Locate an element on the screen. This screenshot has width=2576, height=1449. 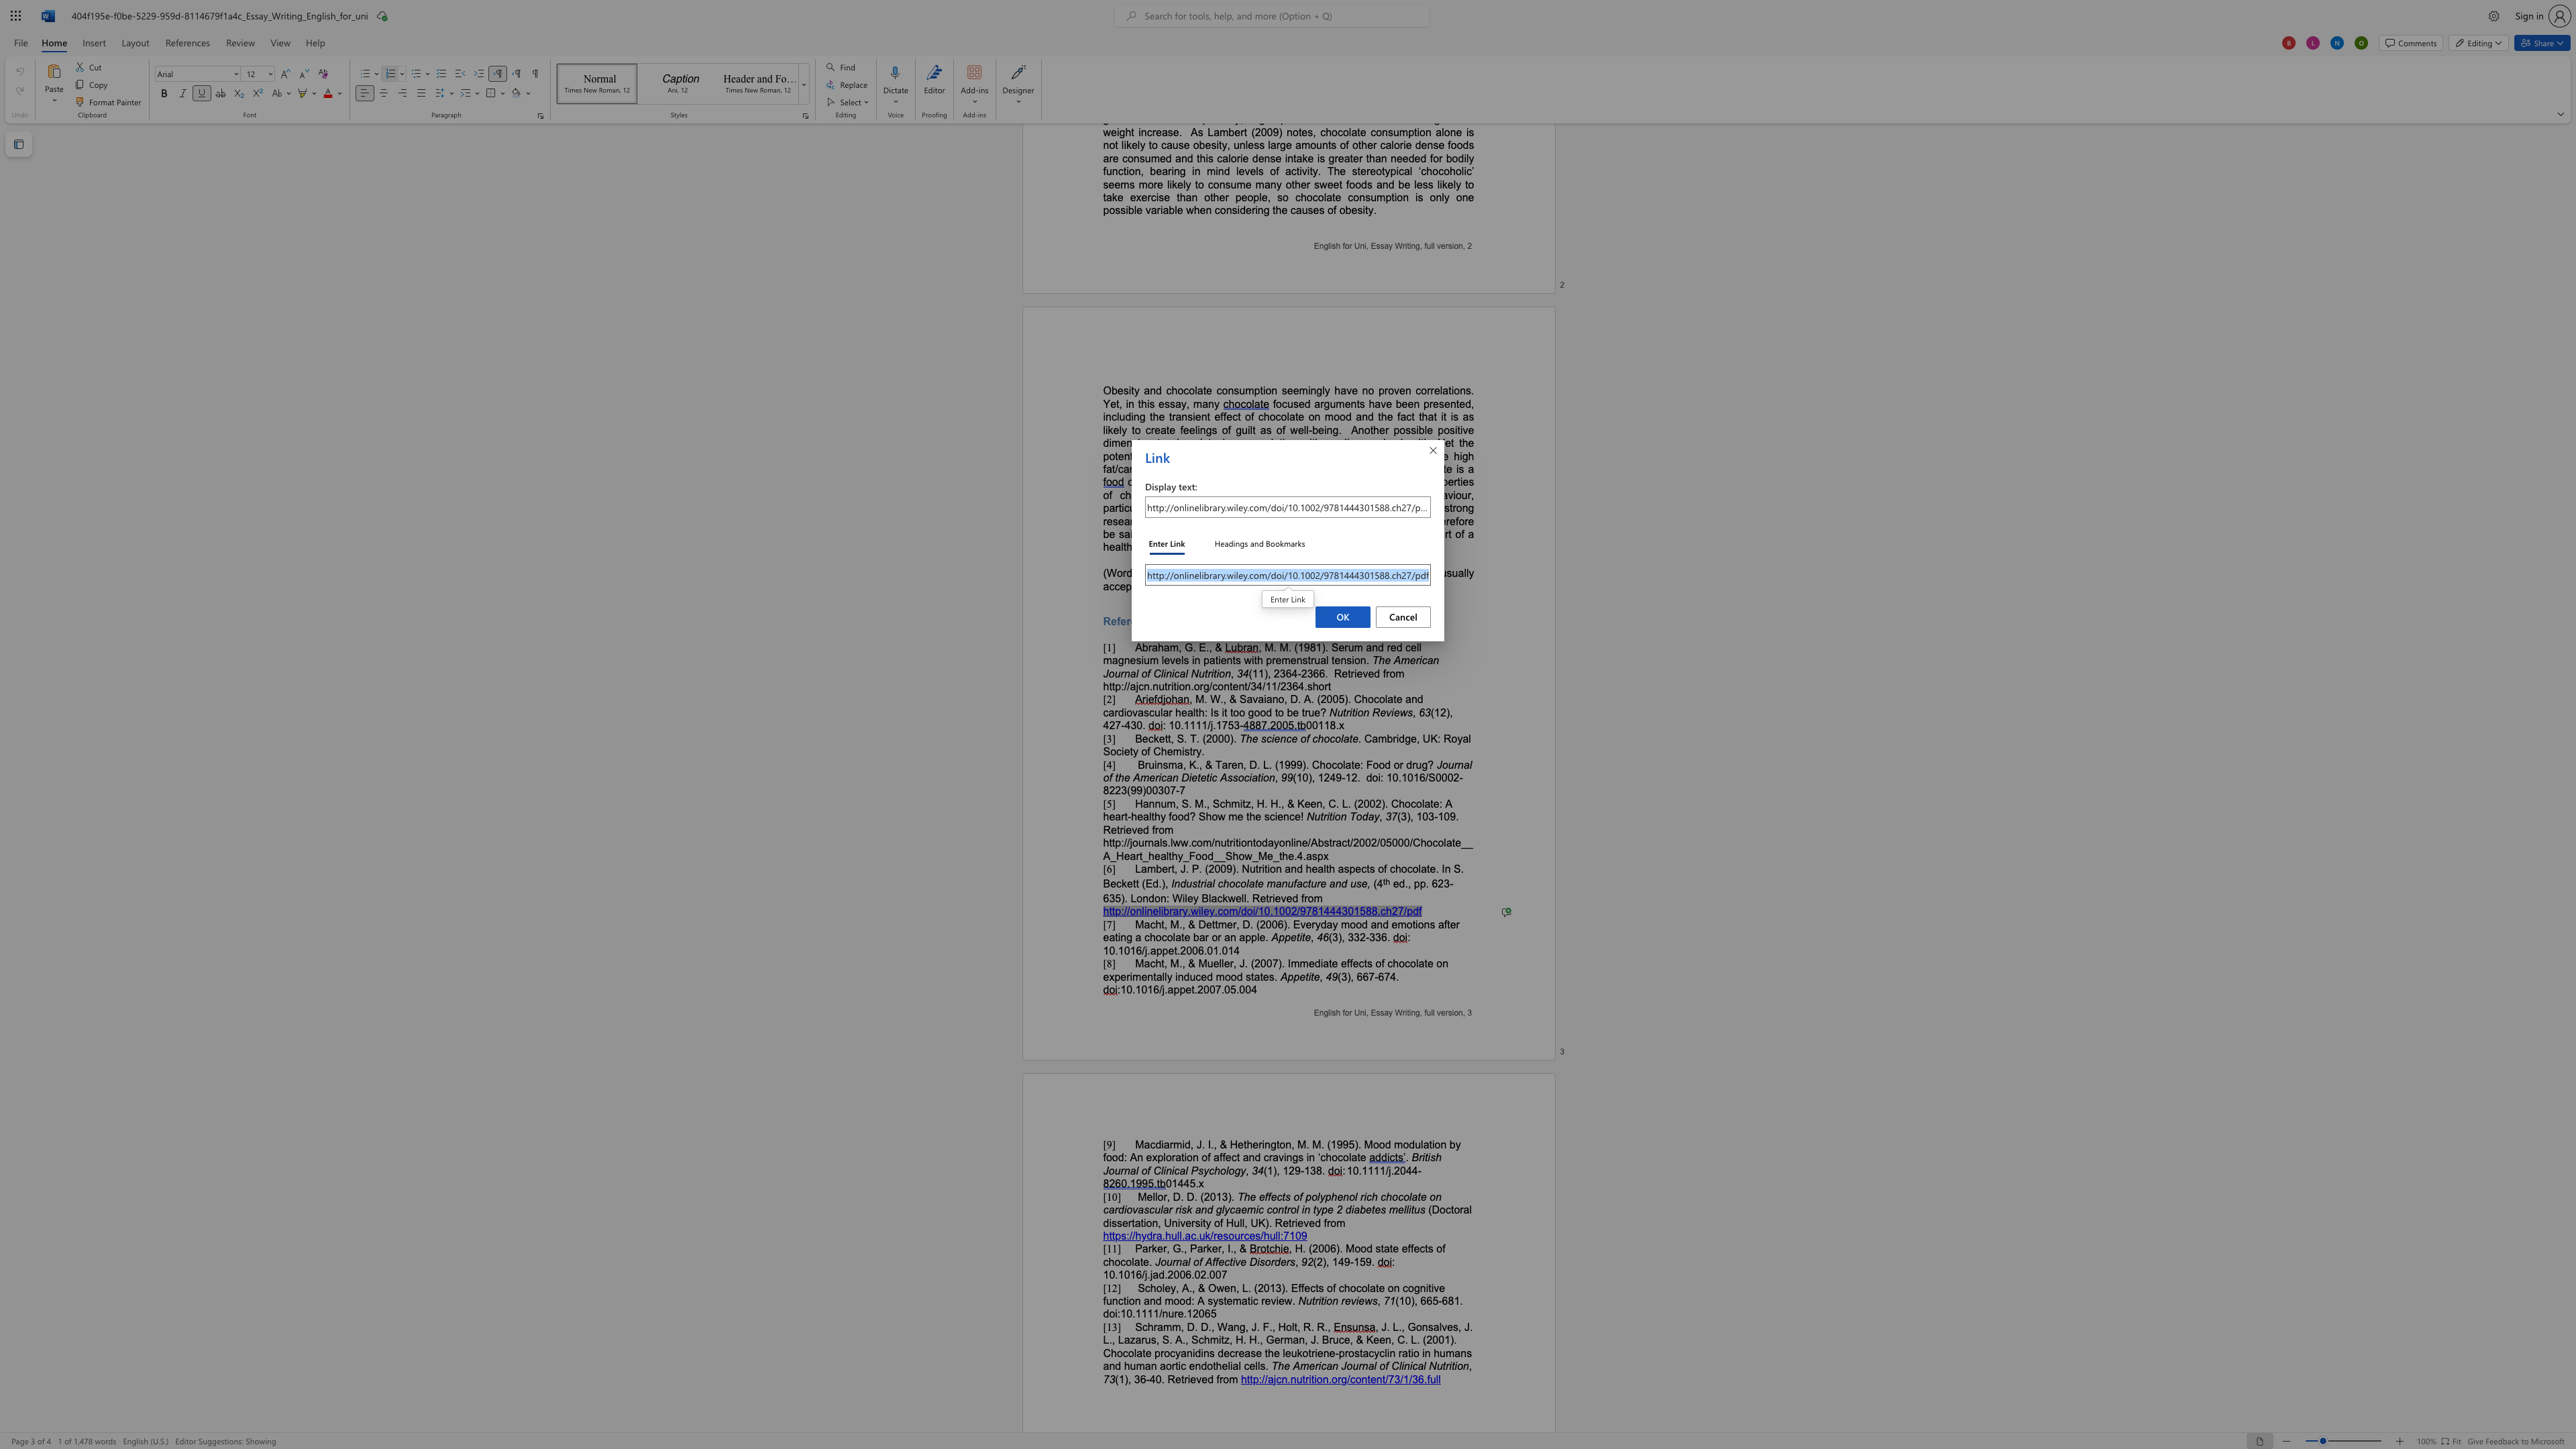
the 1th character "," in the text is located at coordinates (1327, 1261).